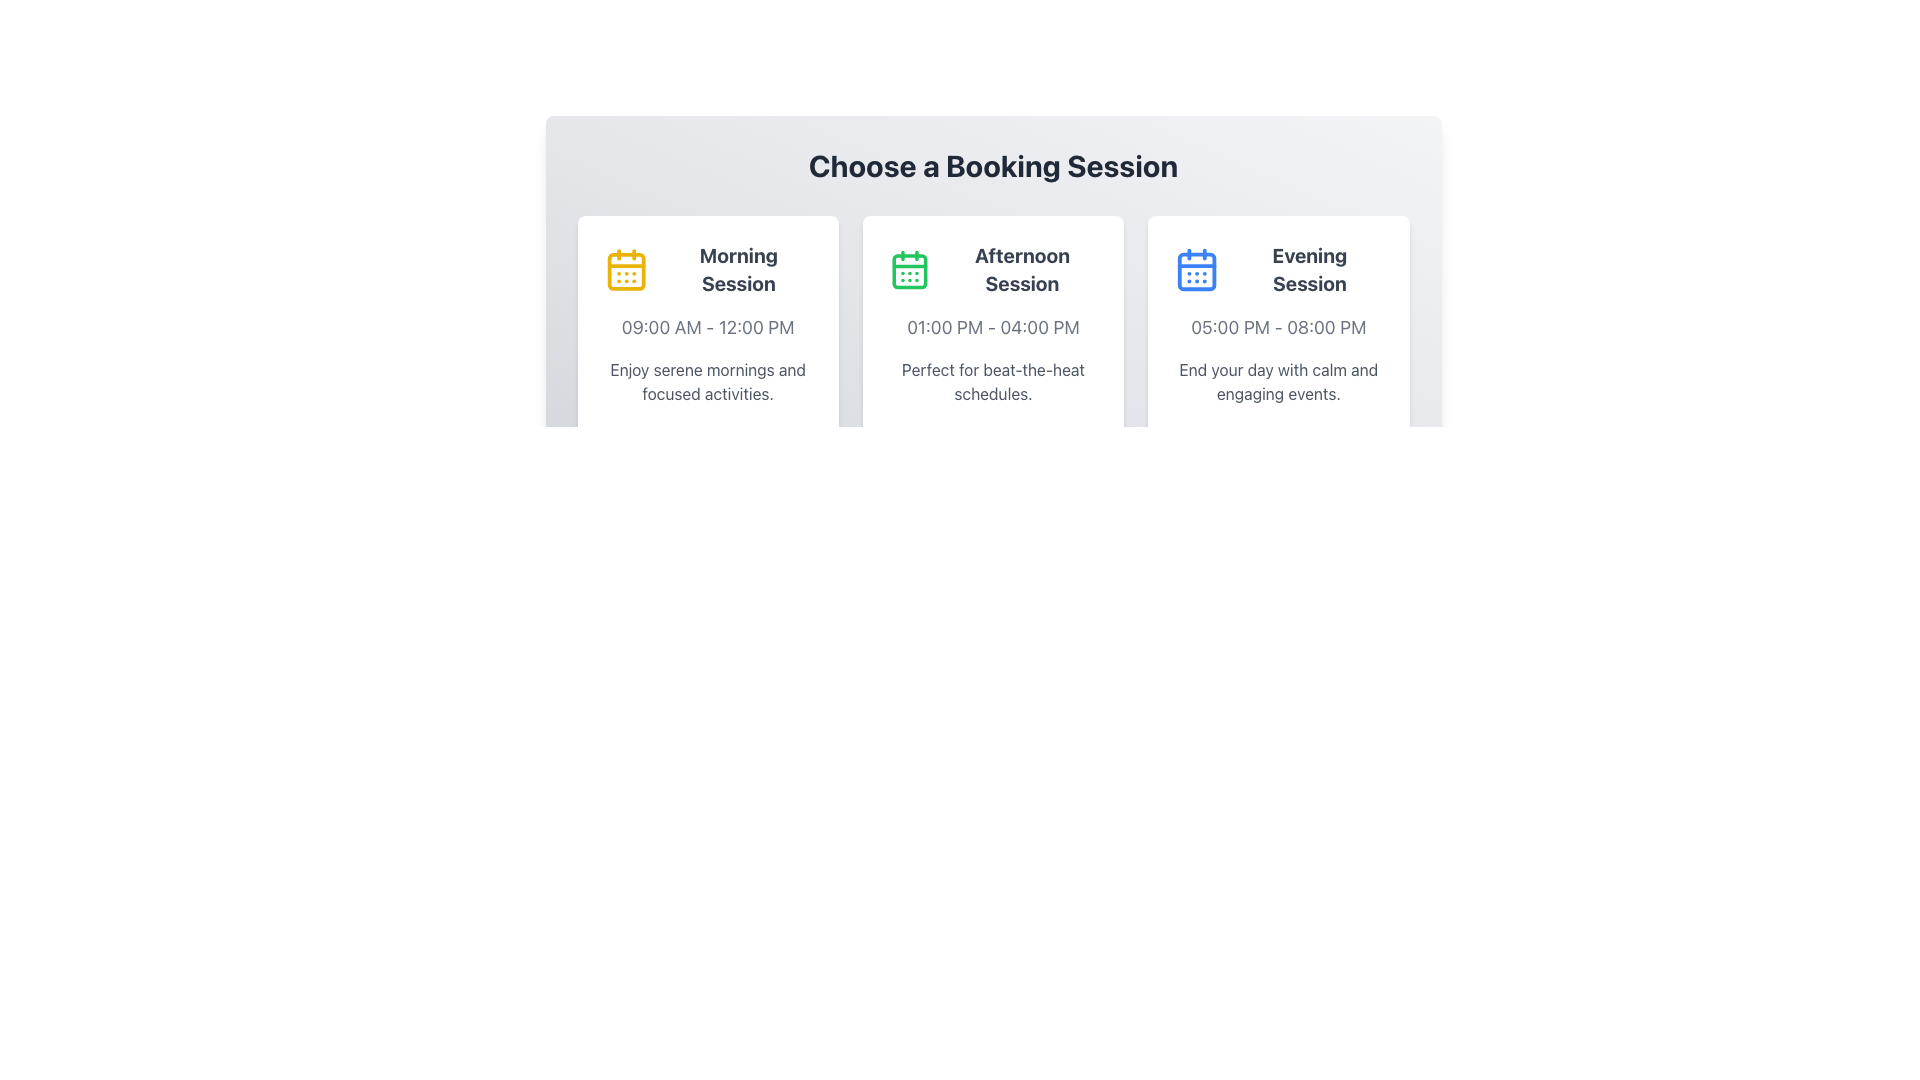 The height and width of the screenshot is (1080, 1920). What do you see at coordinates (1277, 270) in the screenshot?
I see `text label 'Evening Session' which is displayed in bold and large font, accompanied by a blue calendar icon, located in the header section of the booking session layout` at bounding box center [1277, 270].